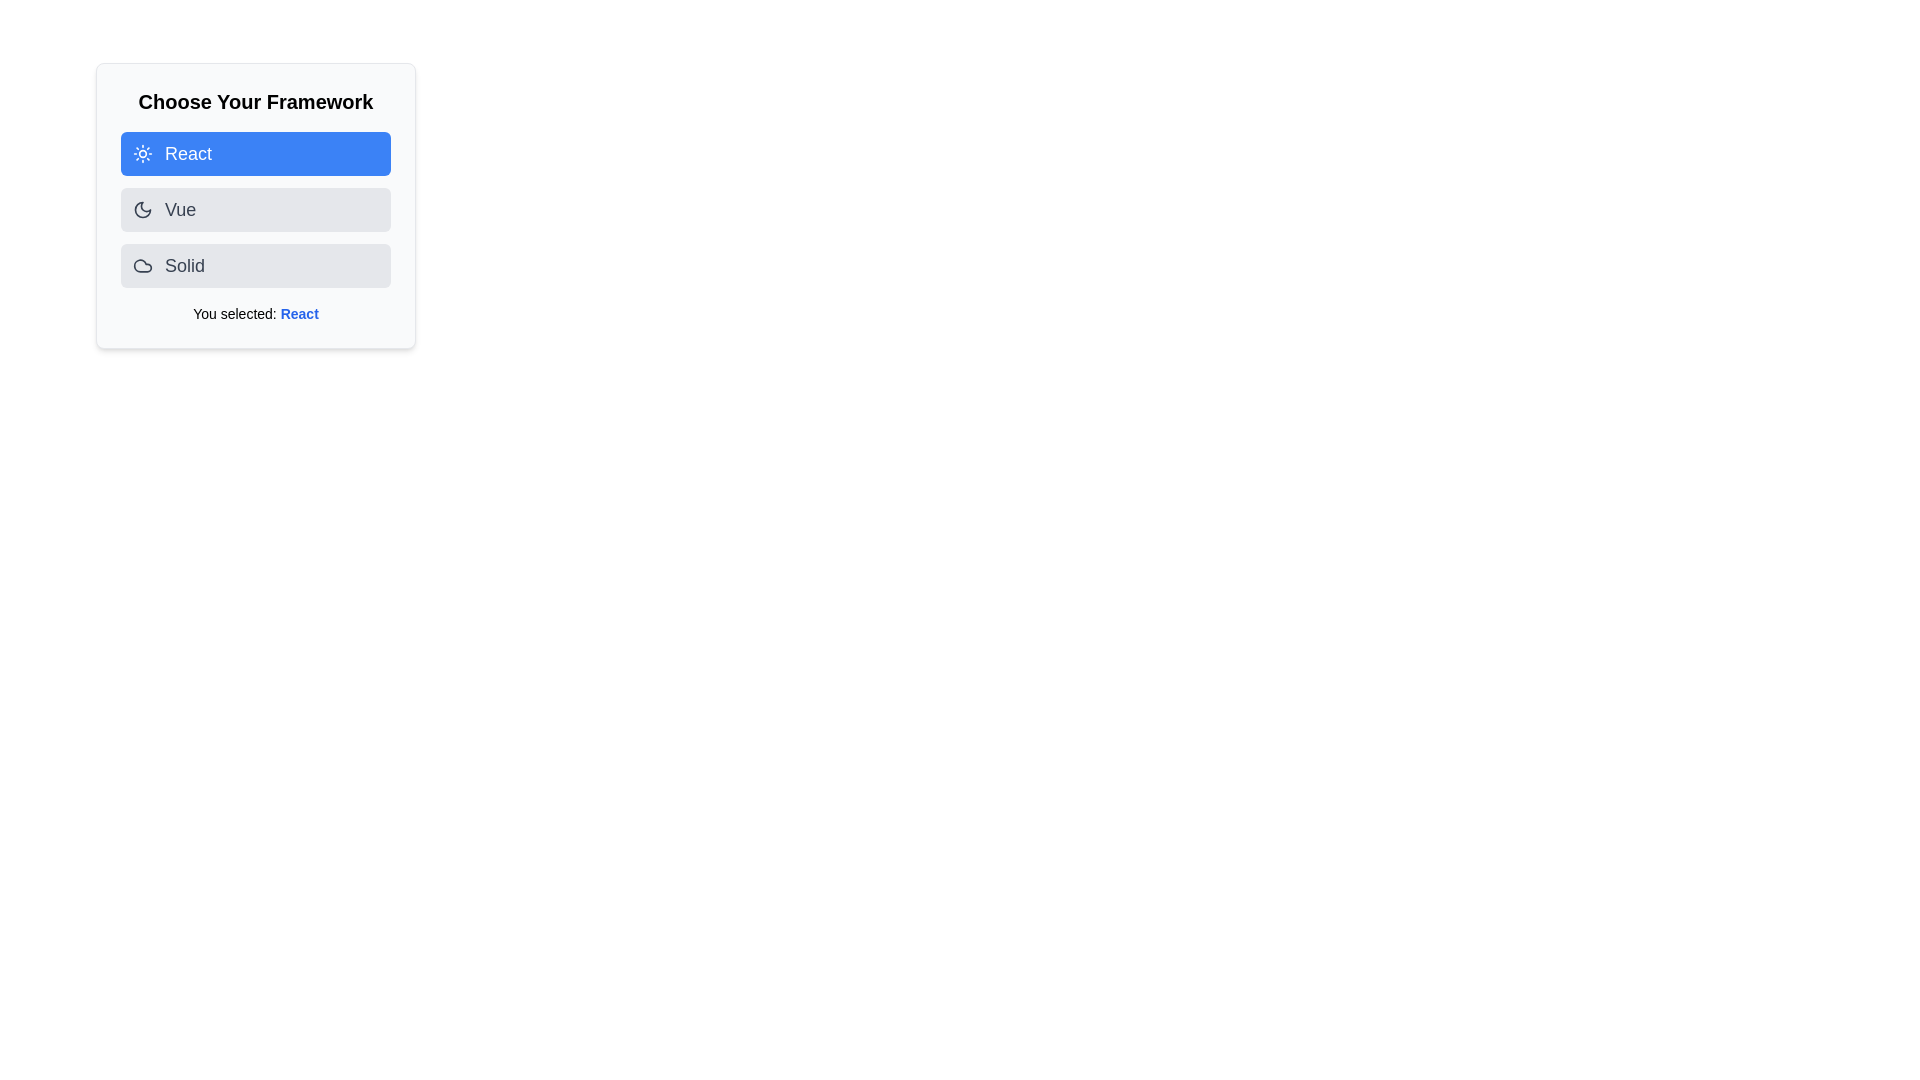 The height and width of the screenshot is (1080, 1920). Describe the element at coordinates (142, 209) in the screenshot. I see `the crescent moon icon located next to the text 'Vue' on the second row of the framework options list under 'Choose Your Framework'` at that location.